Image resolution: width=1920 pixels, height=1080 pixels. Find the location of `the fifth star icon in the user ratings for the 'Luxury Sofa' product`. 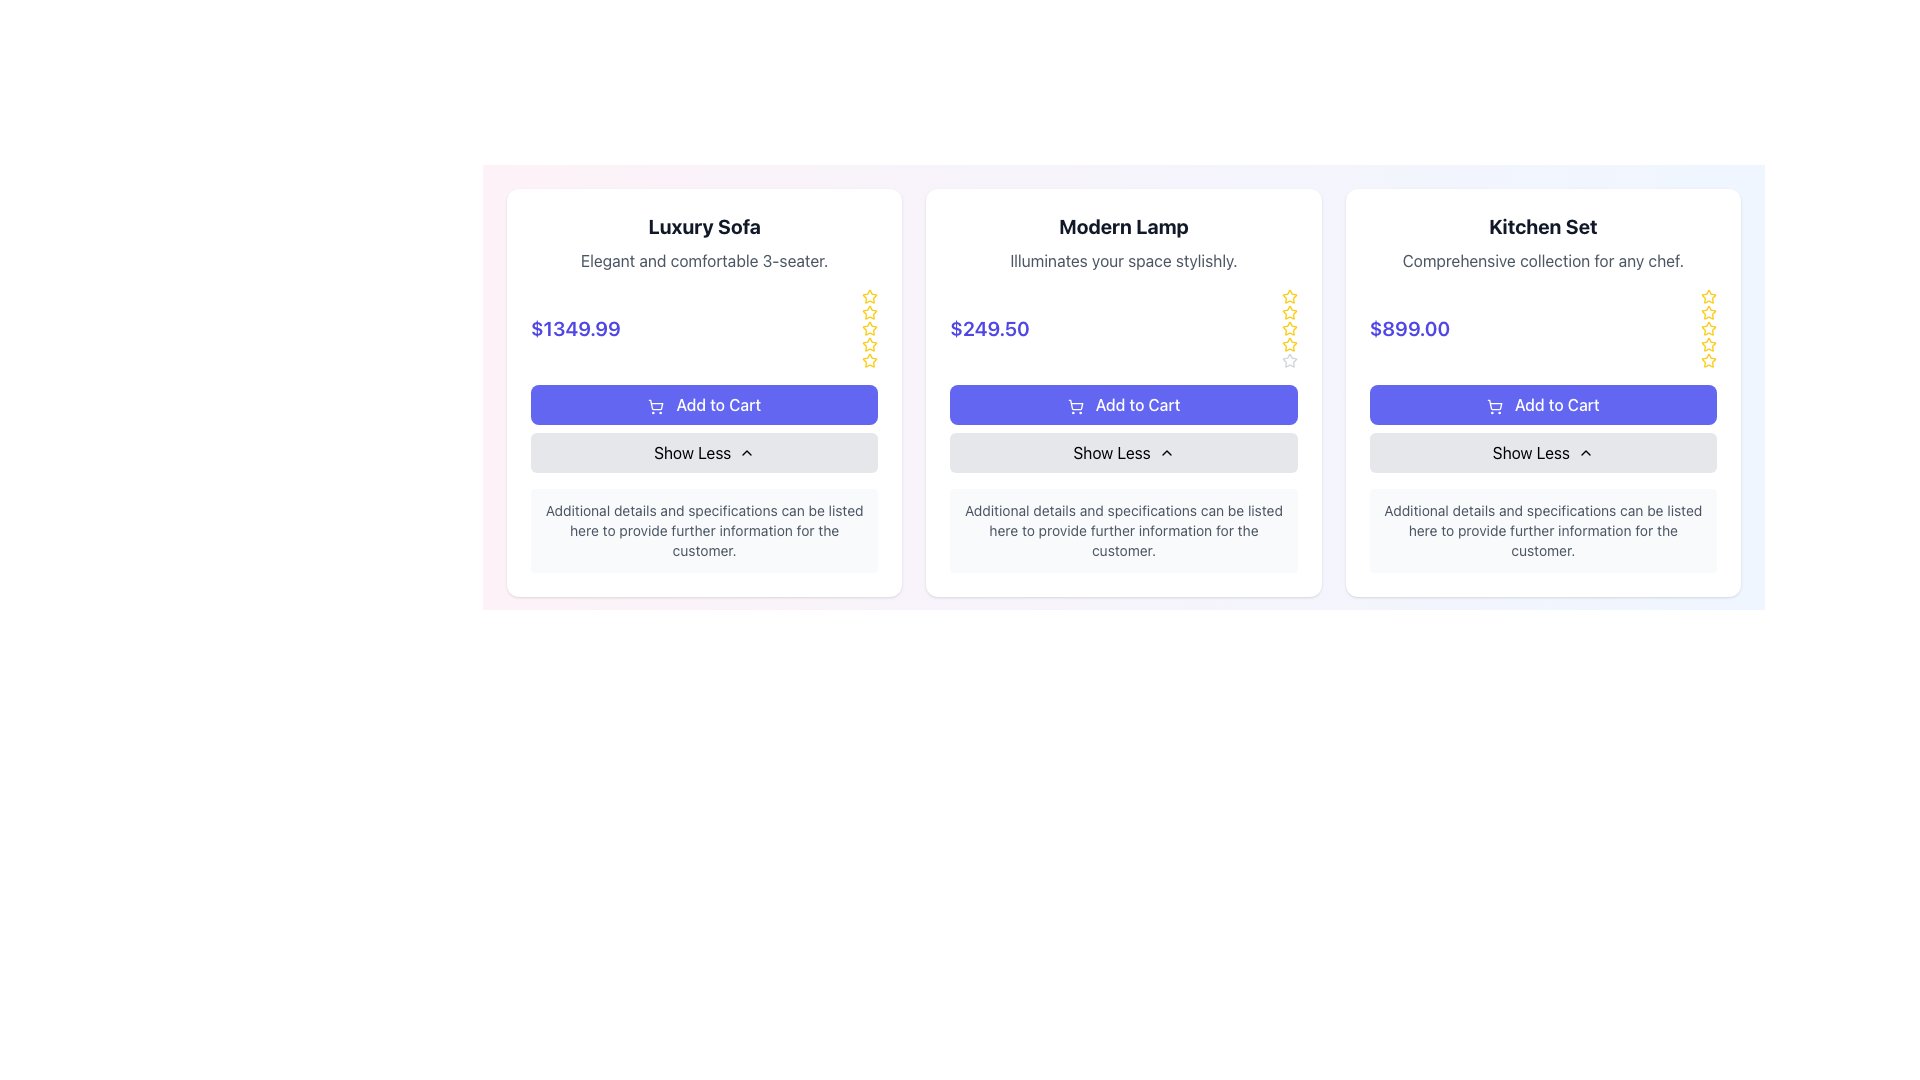

the fifth star icon in the user ratings for the 'Luxury Sofa' product is located at coordinates (870, 360).